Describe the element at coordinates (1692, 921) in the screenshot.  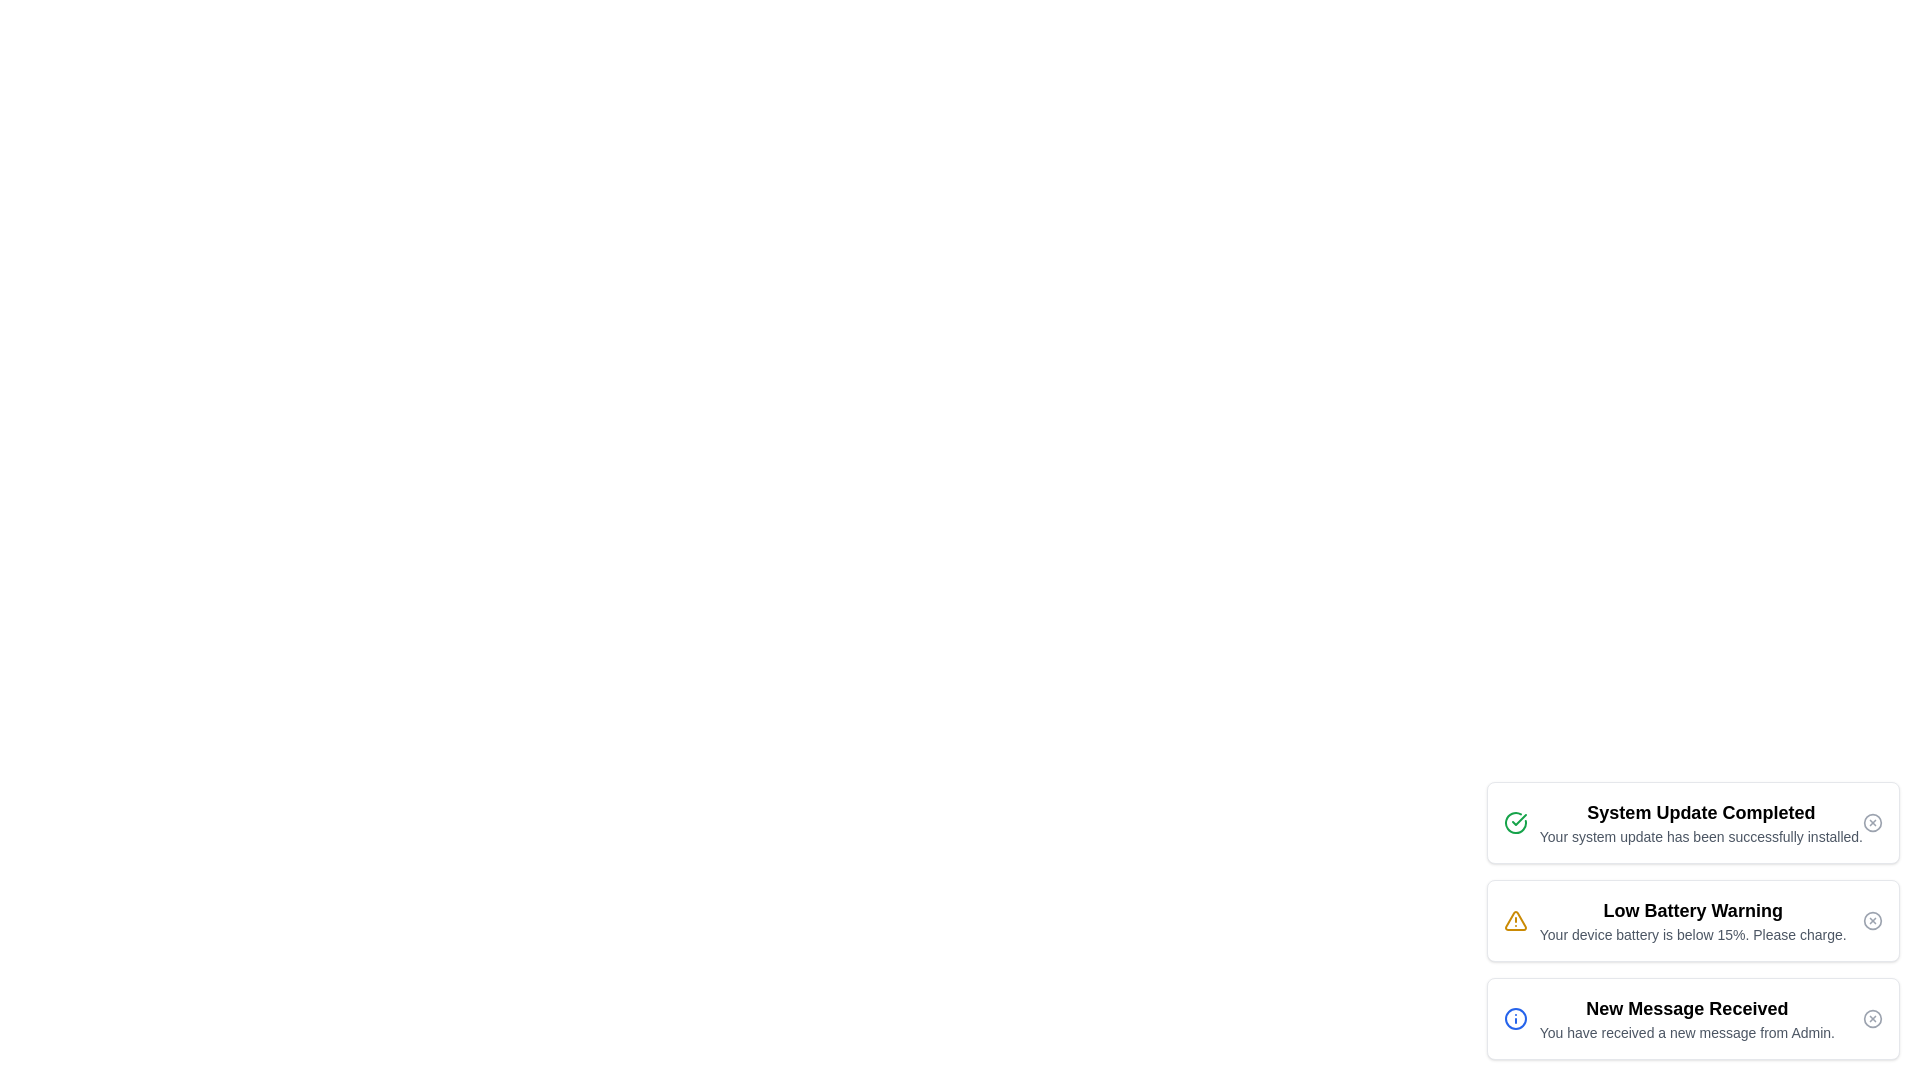
I see `displayed text in the Notification panel that shows a 'Low Battery Warning' with a yellow warning icon and descriptive message` at that location.